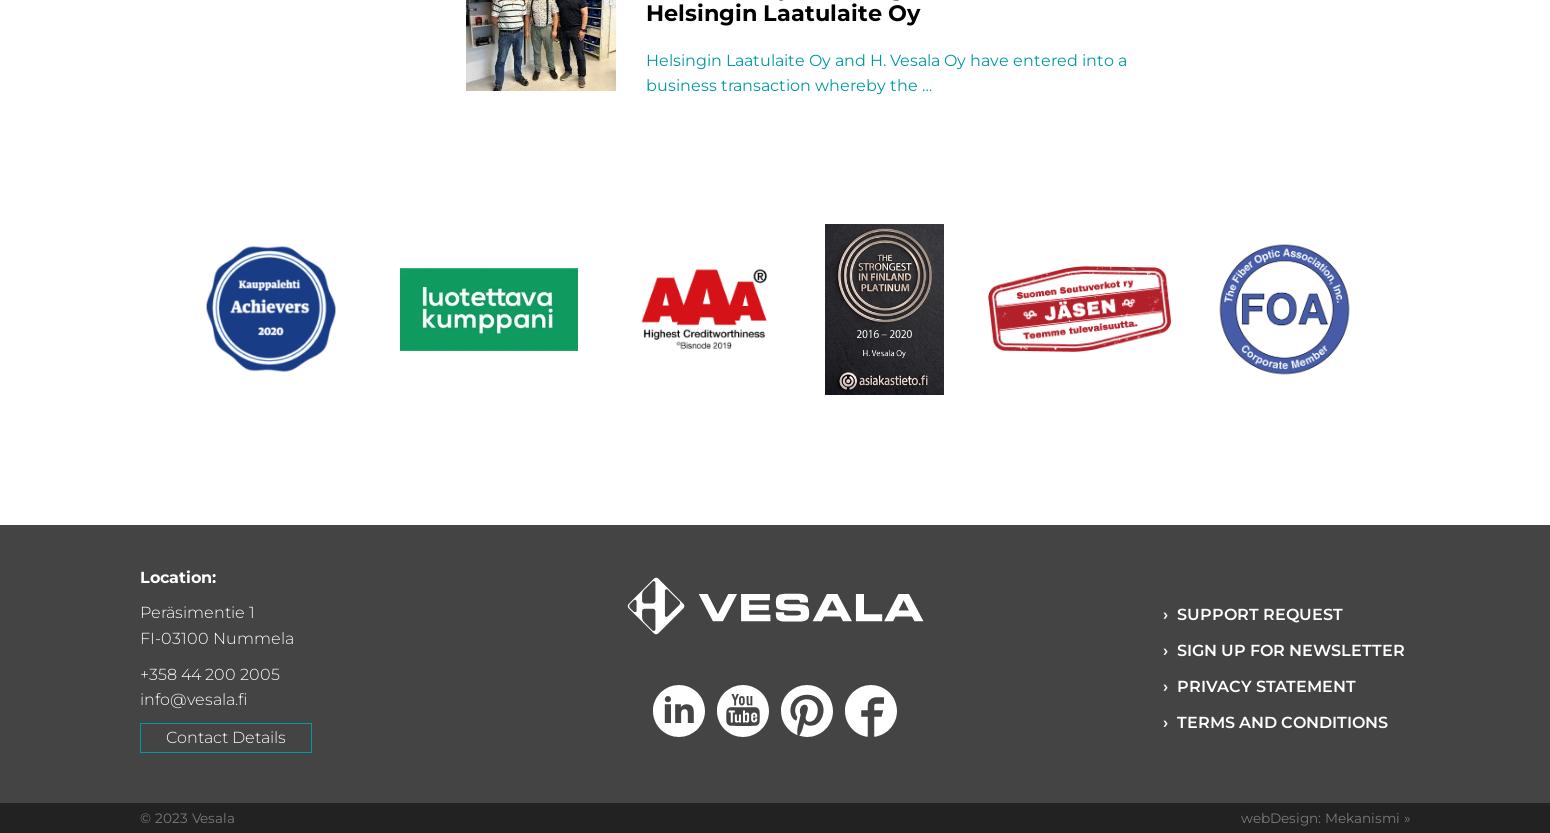 This screenshot has height=833, width=1550. Describe the element at coordinates (139, 575) in the screenshot. I see `'Location:'` at that location.